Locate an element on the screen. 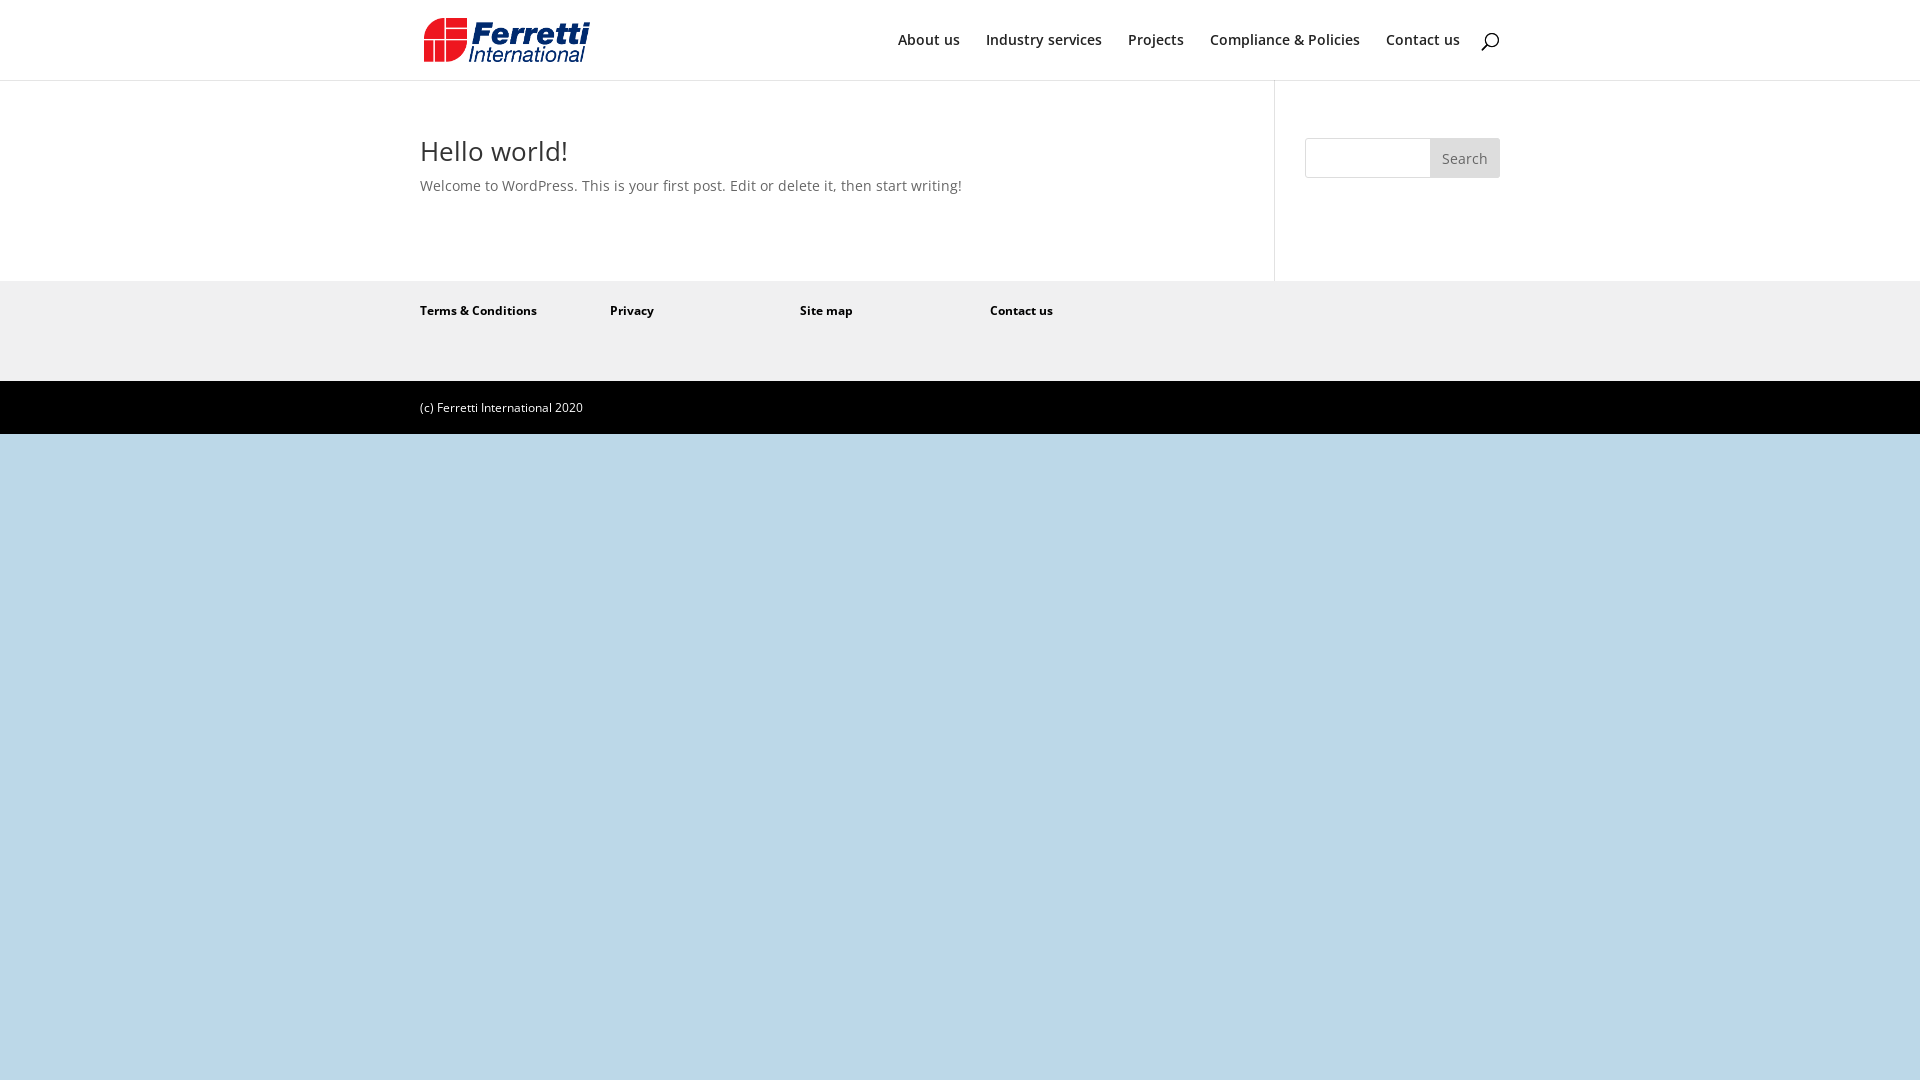 This screenshot has height=1080, width=1920. 'Site map' is located at coordinates (826, 310).